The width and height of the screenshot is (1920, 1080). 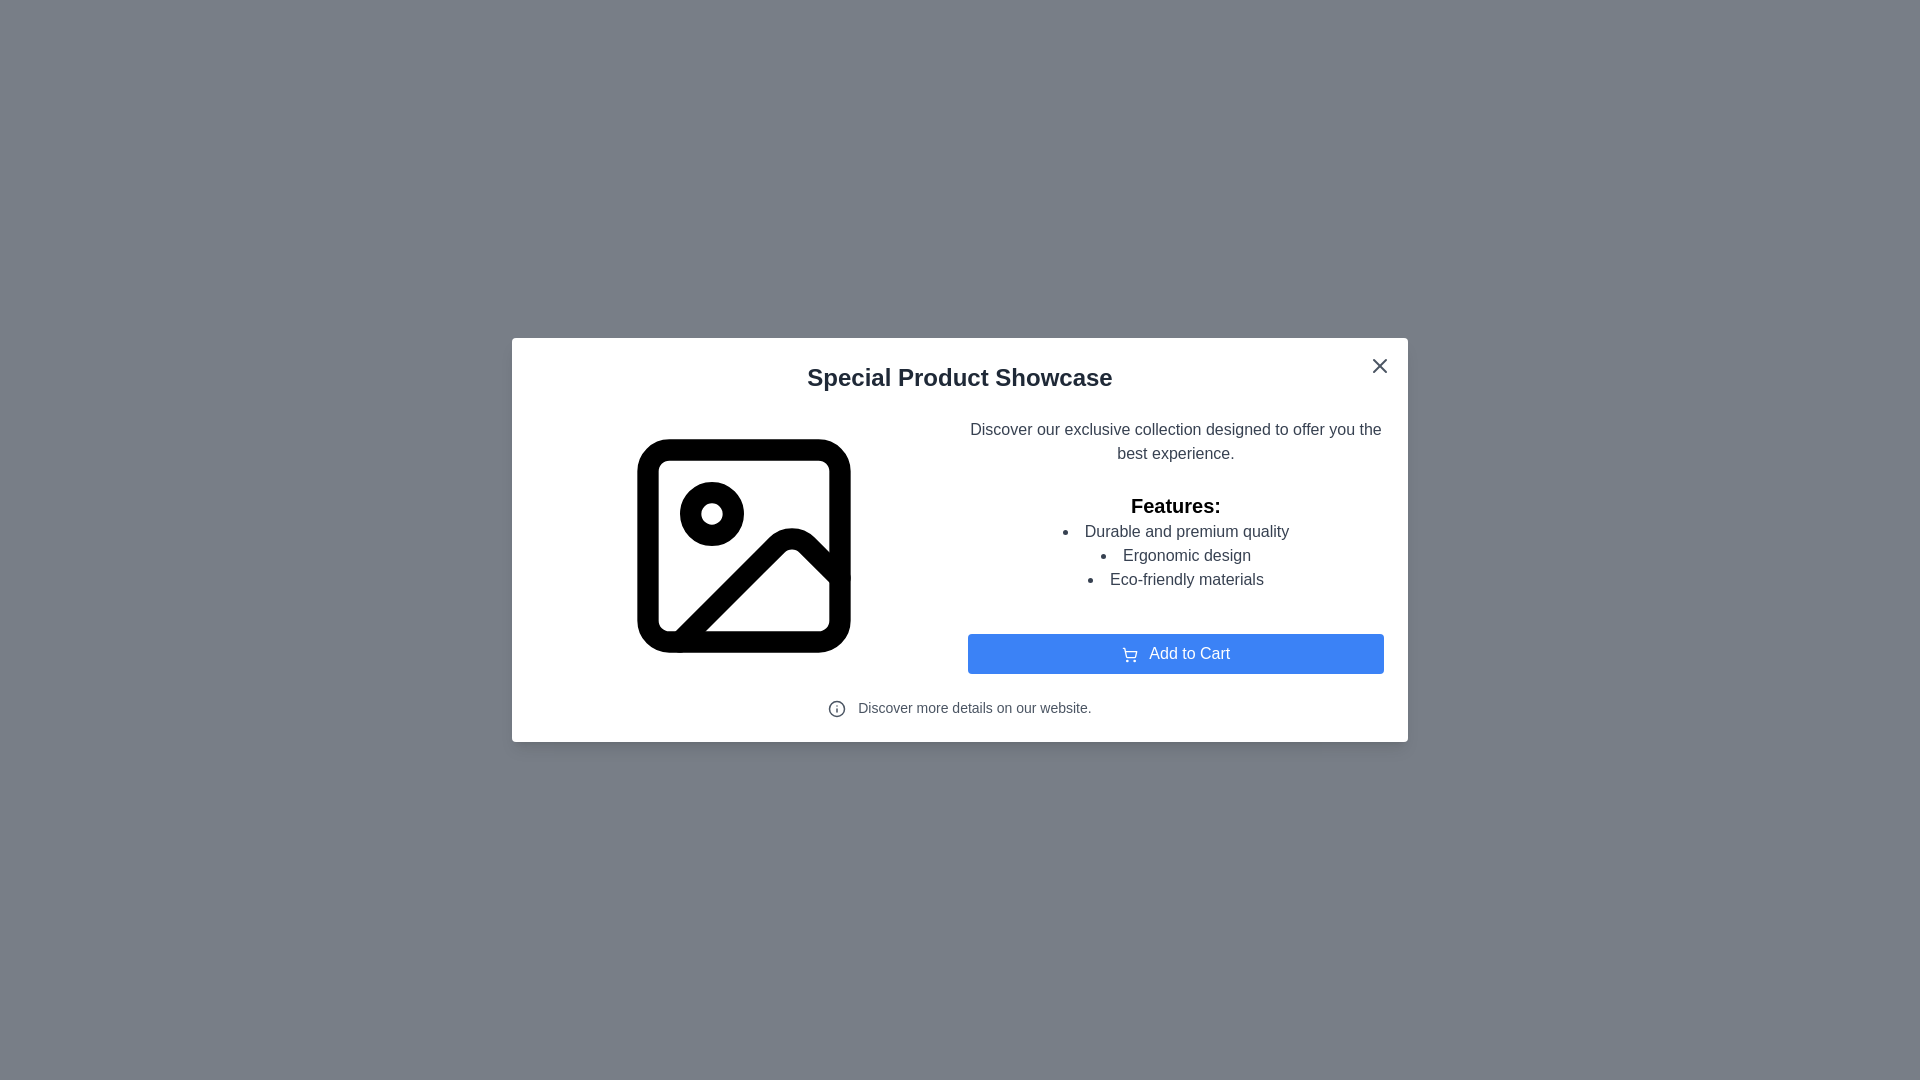 I want to click on the information icon located at the bottom-center of the modal dialog, which precedes the text 'Discover more details on our website.', so click(x=837, y=708).